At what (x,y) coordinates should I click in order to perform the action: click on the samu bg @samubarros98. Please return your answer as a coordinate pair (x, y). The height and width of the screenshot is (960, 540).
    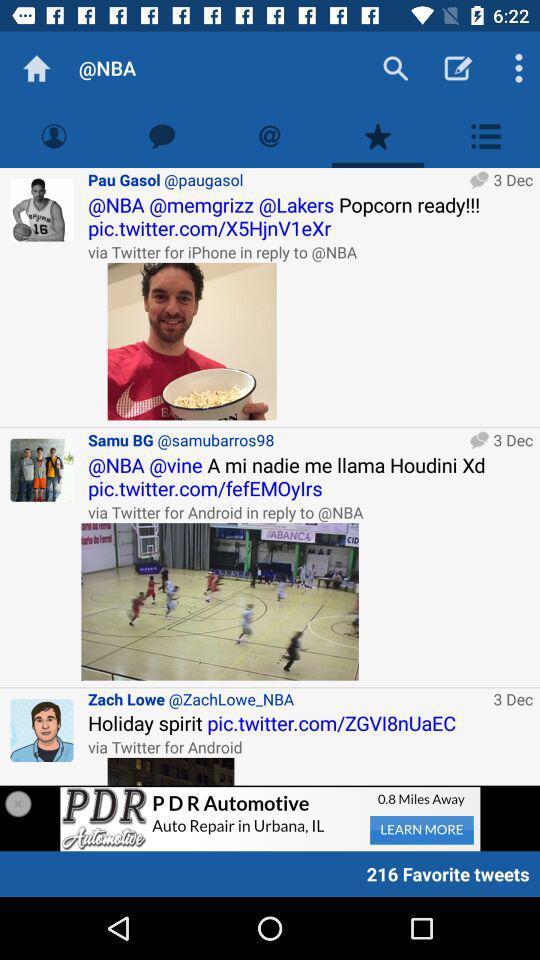
    Looking at the image, I should click on (274, 440).